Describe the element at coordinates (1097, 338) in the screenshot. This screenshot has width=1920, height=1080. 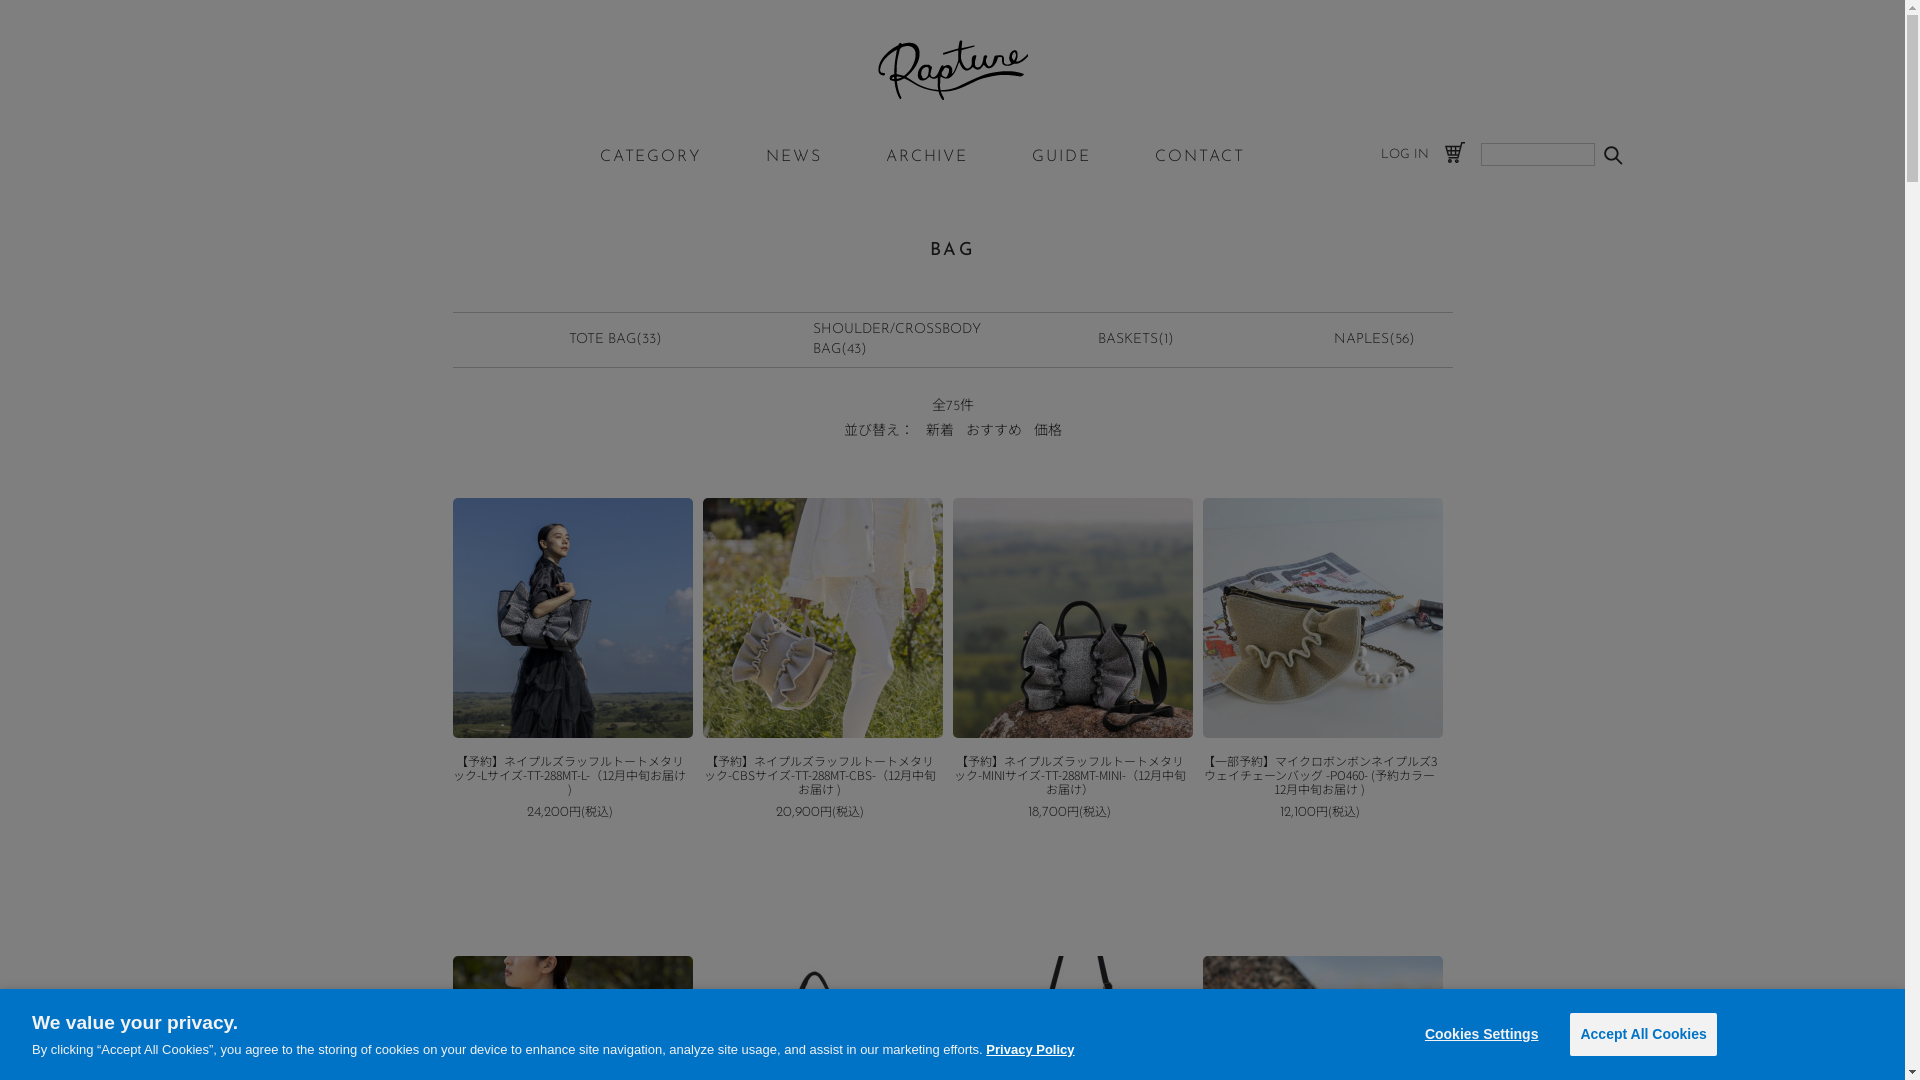
I see `'BASKETS(1)'` at that location.